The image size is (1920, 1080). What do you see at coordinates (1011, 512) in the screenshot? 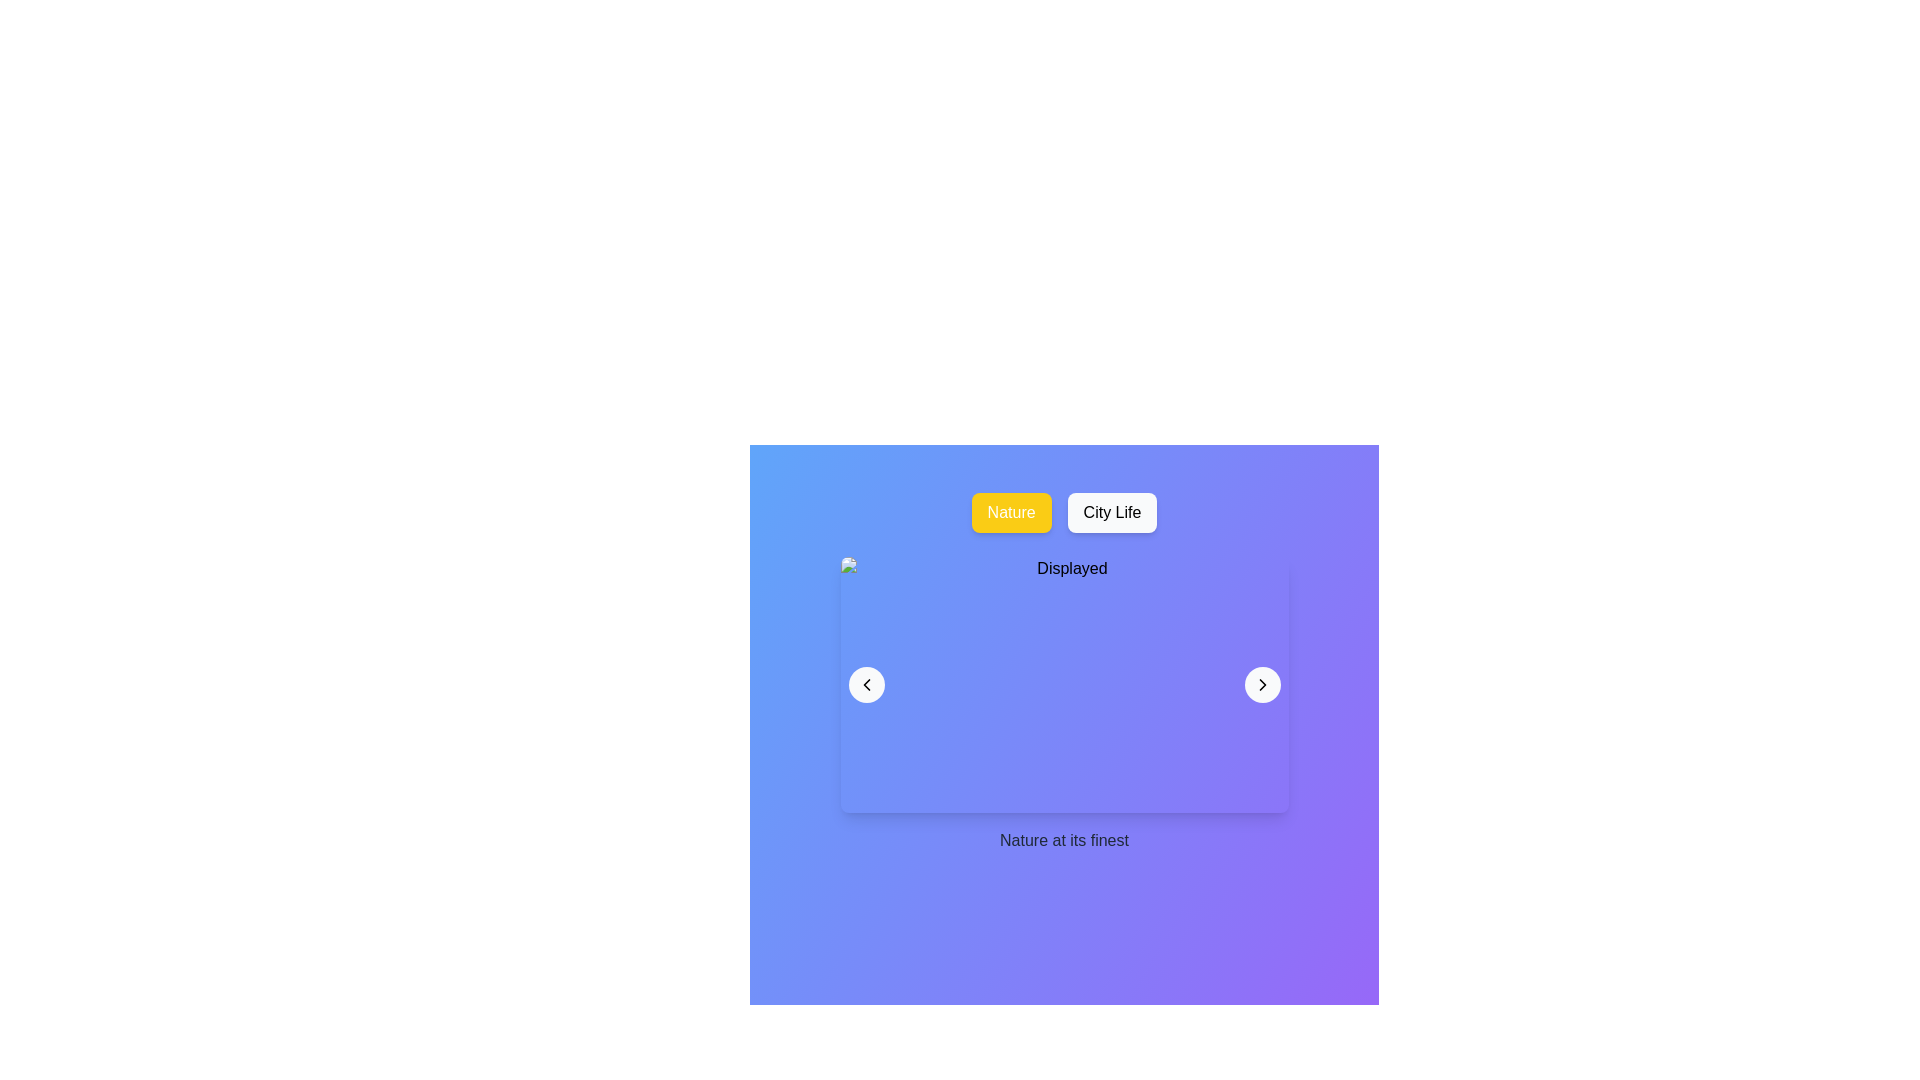
I see `the 'Nature' button, which is the first button with a yellow background and white text` at bounding box center [1011, 512].